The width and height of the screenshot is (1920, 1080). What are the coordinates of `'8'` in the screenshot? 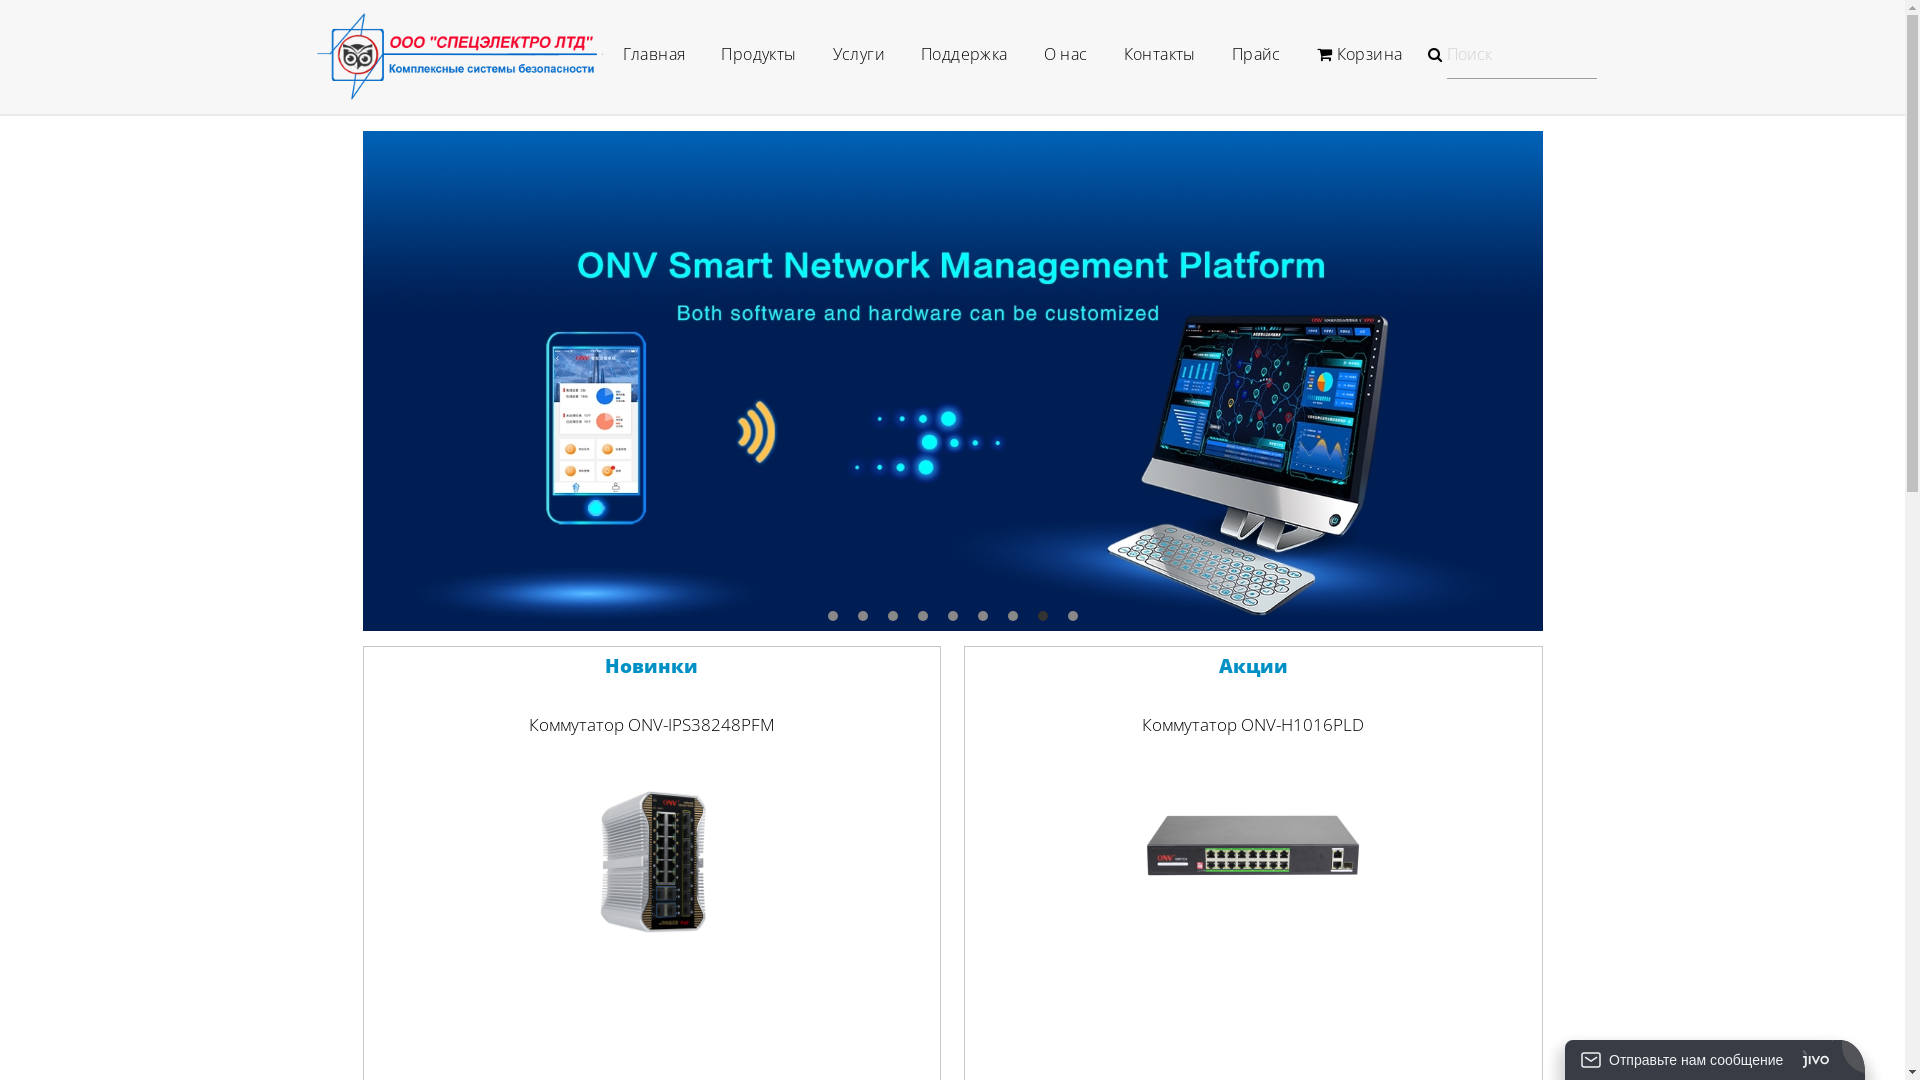 It's located at (1041, 615).